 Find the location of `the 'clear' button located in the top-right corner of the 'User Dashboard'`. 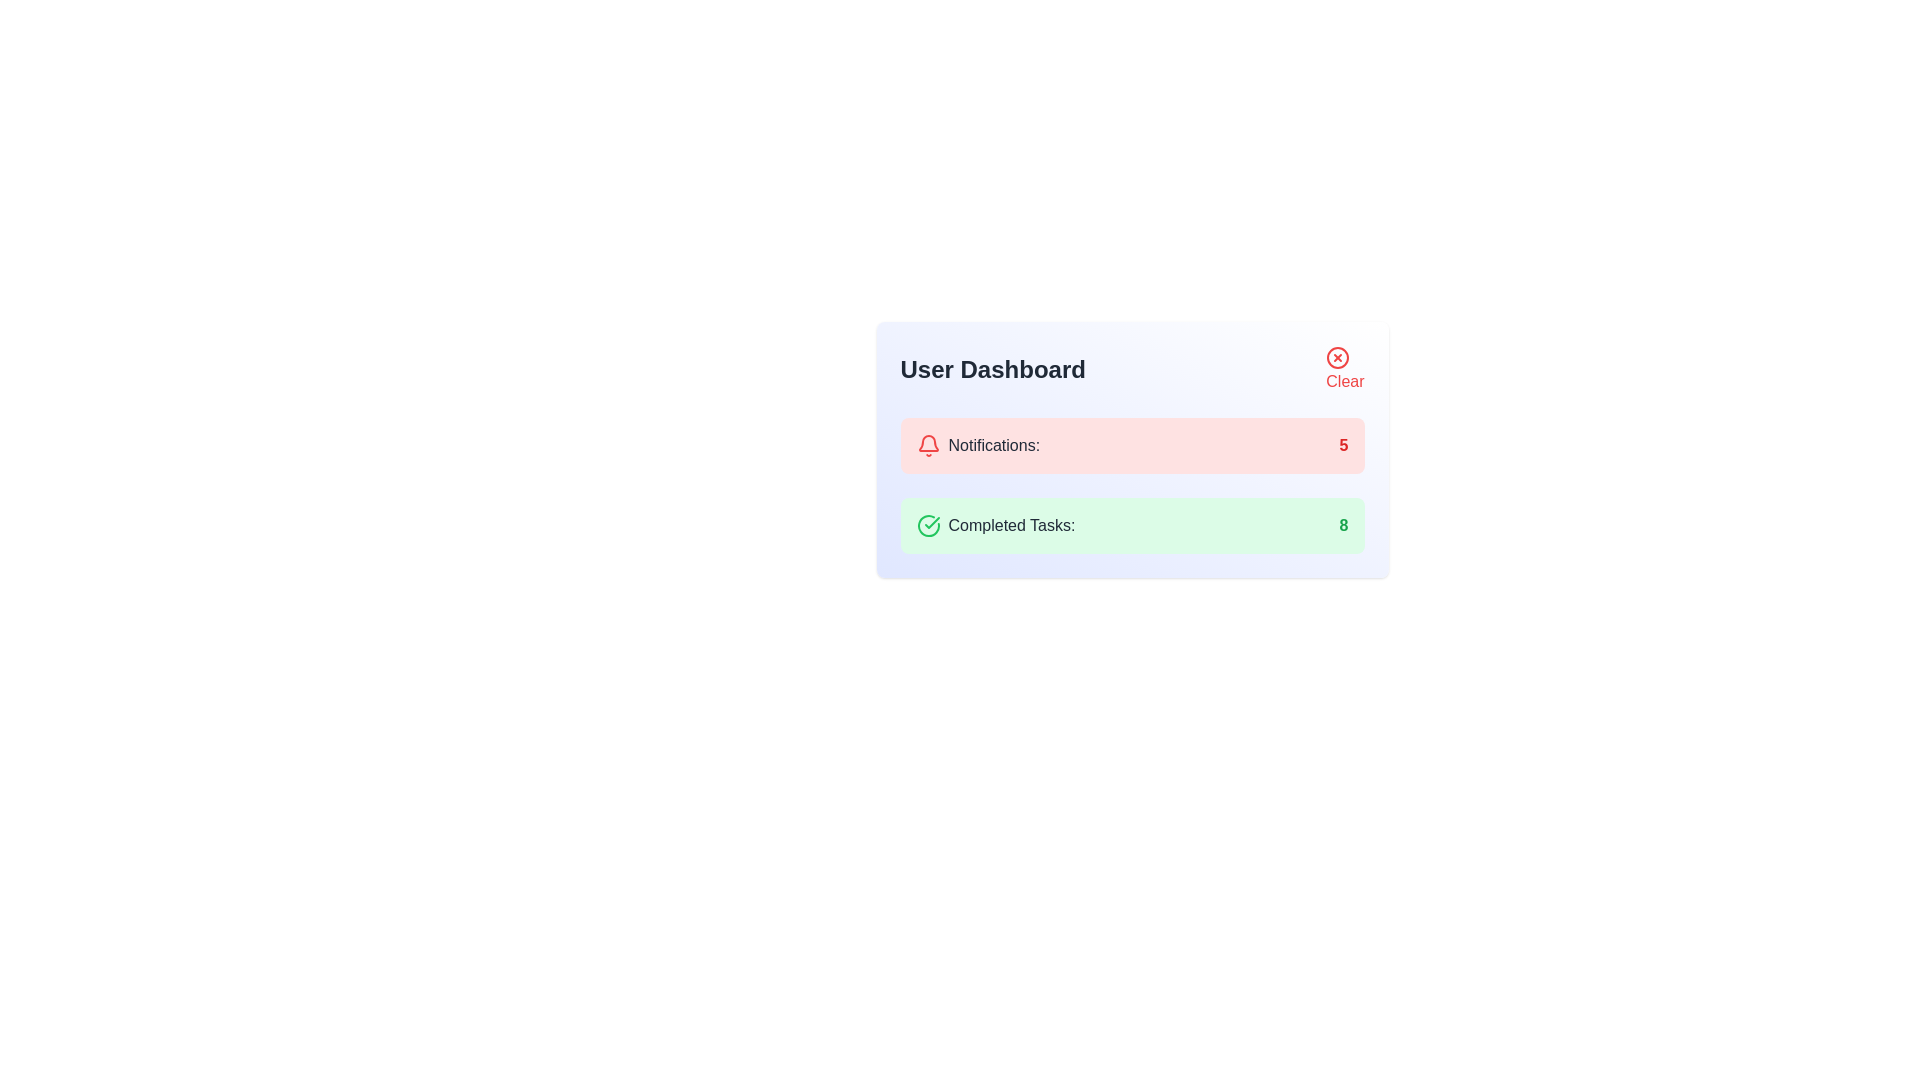

the 'clear' button located in the top-right corner of the 'User Dashboard' is located at coordinates (1344, 370).